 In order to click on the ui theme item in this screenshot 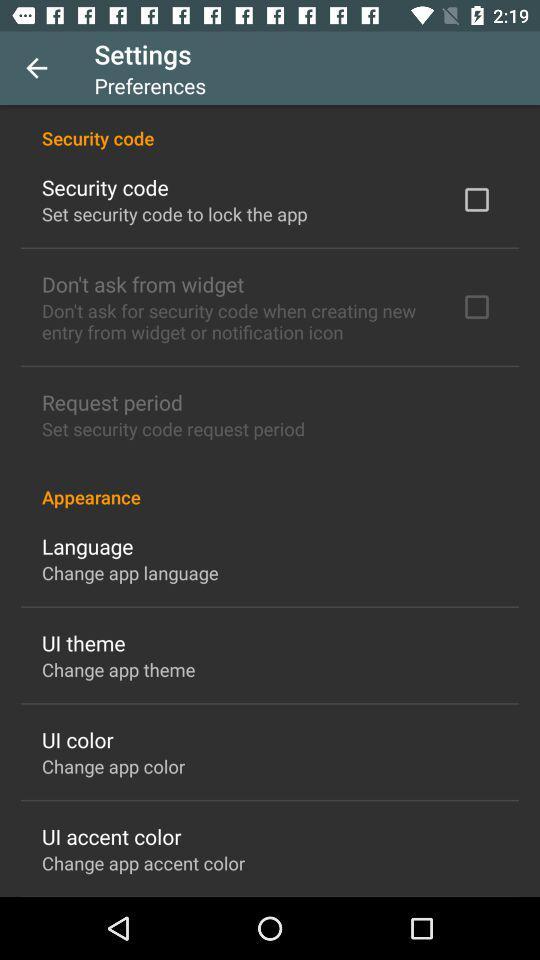, I will do `click(82, 642)`.